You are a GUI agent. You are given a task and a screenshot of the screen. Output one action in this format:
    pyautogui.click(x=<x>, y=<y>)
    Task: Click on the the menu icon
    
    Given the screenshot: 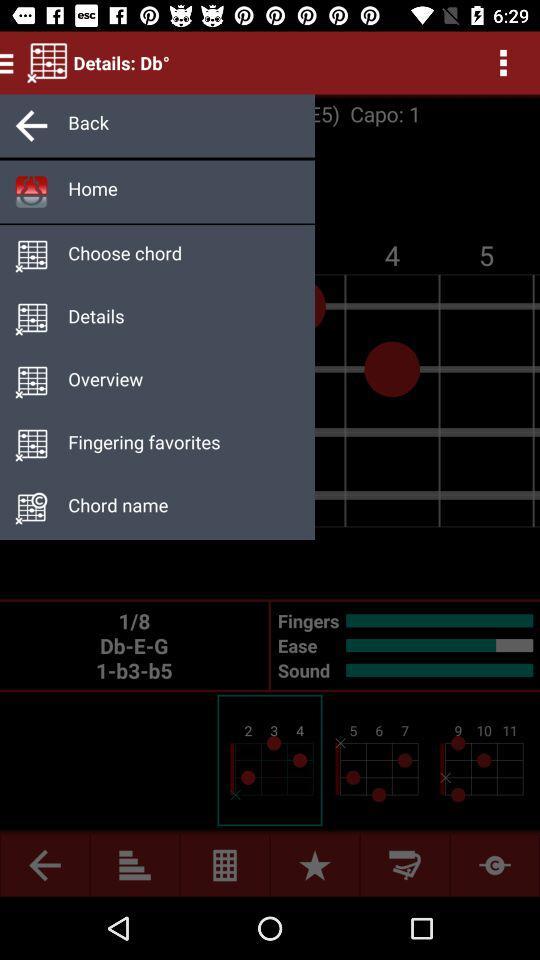 What is the action you would take?
    pyautogui.click(x=9, y=62)
    